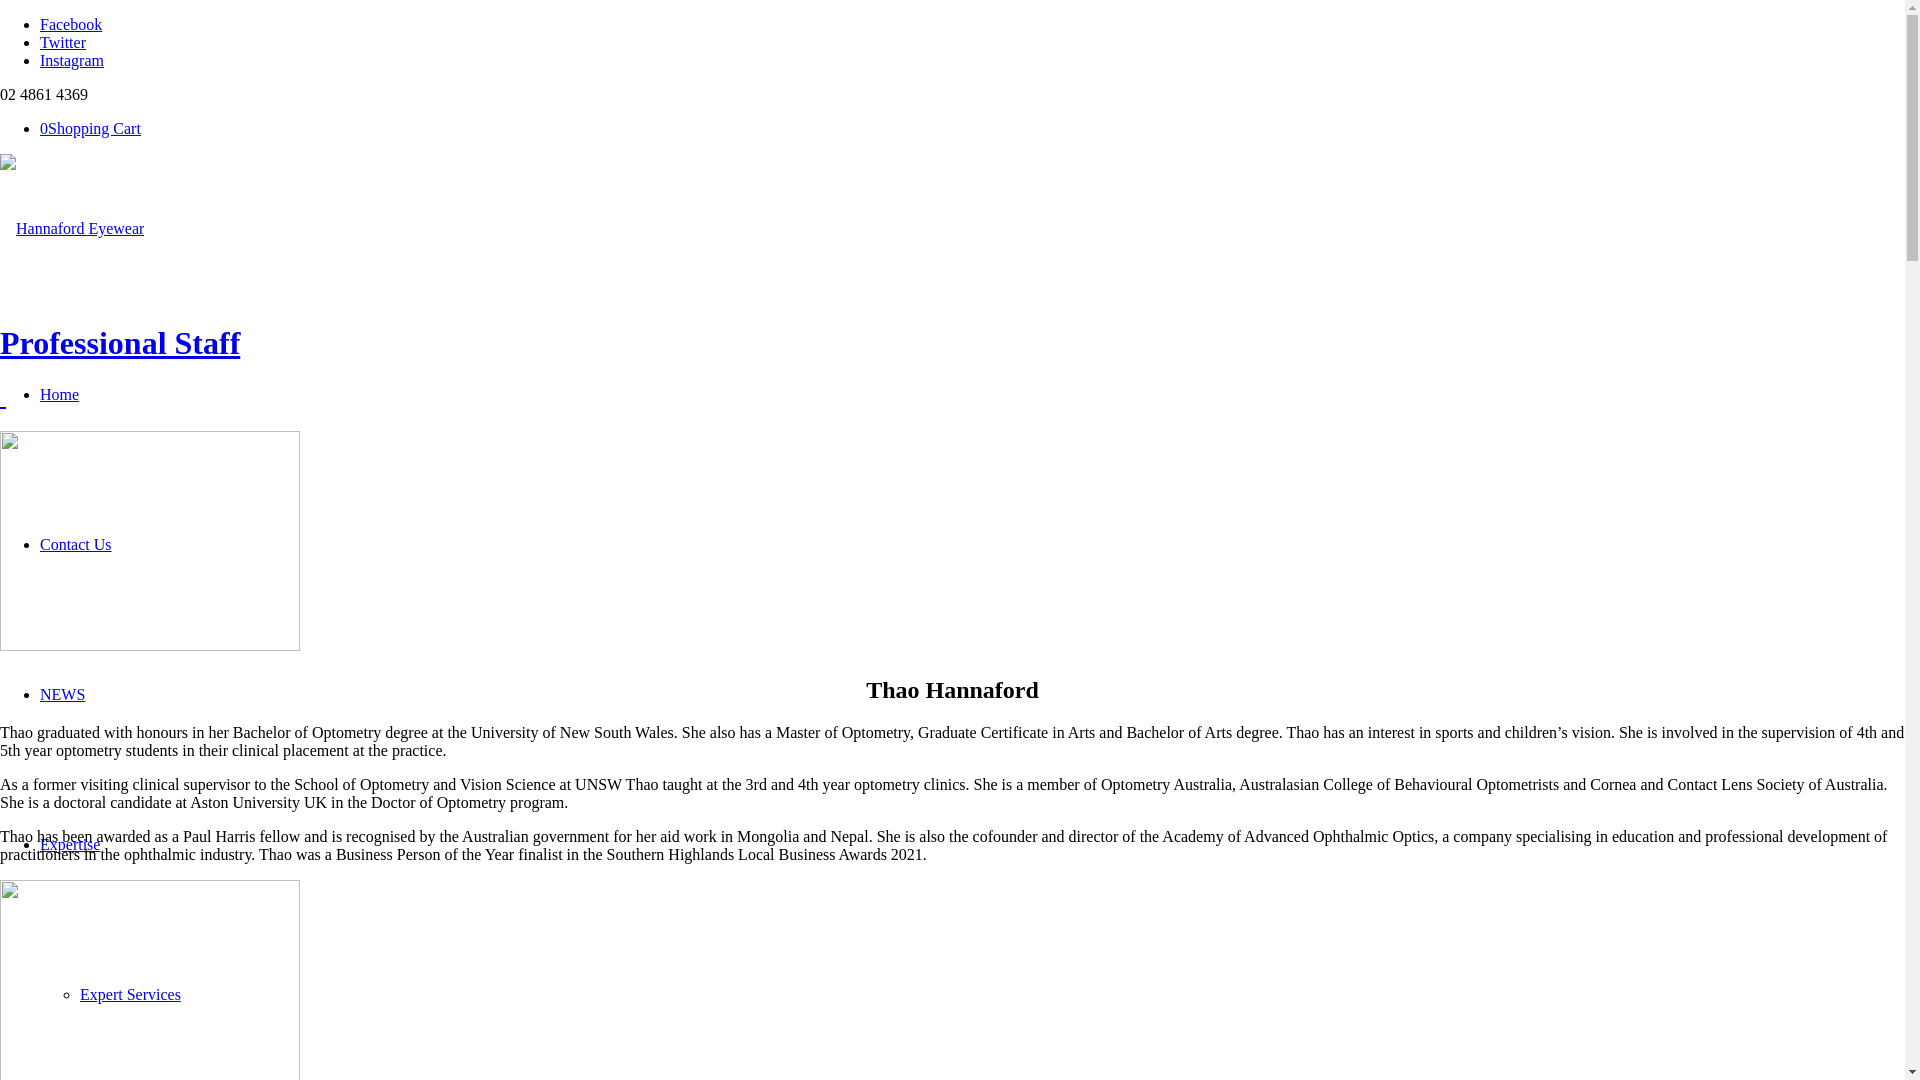  Describe the element at coordinates (70, 844) in the screenshot. I see `'Expertise'` at that location.